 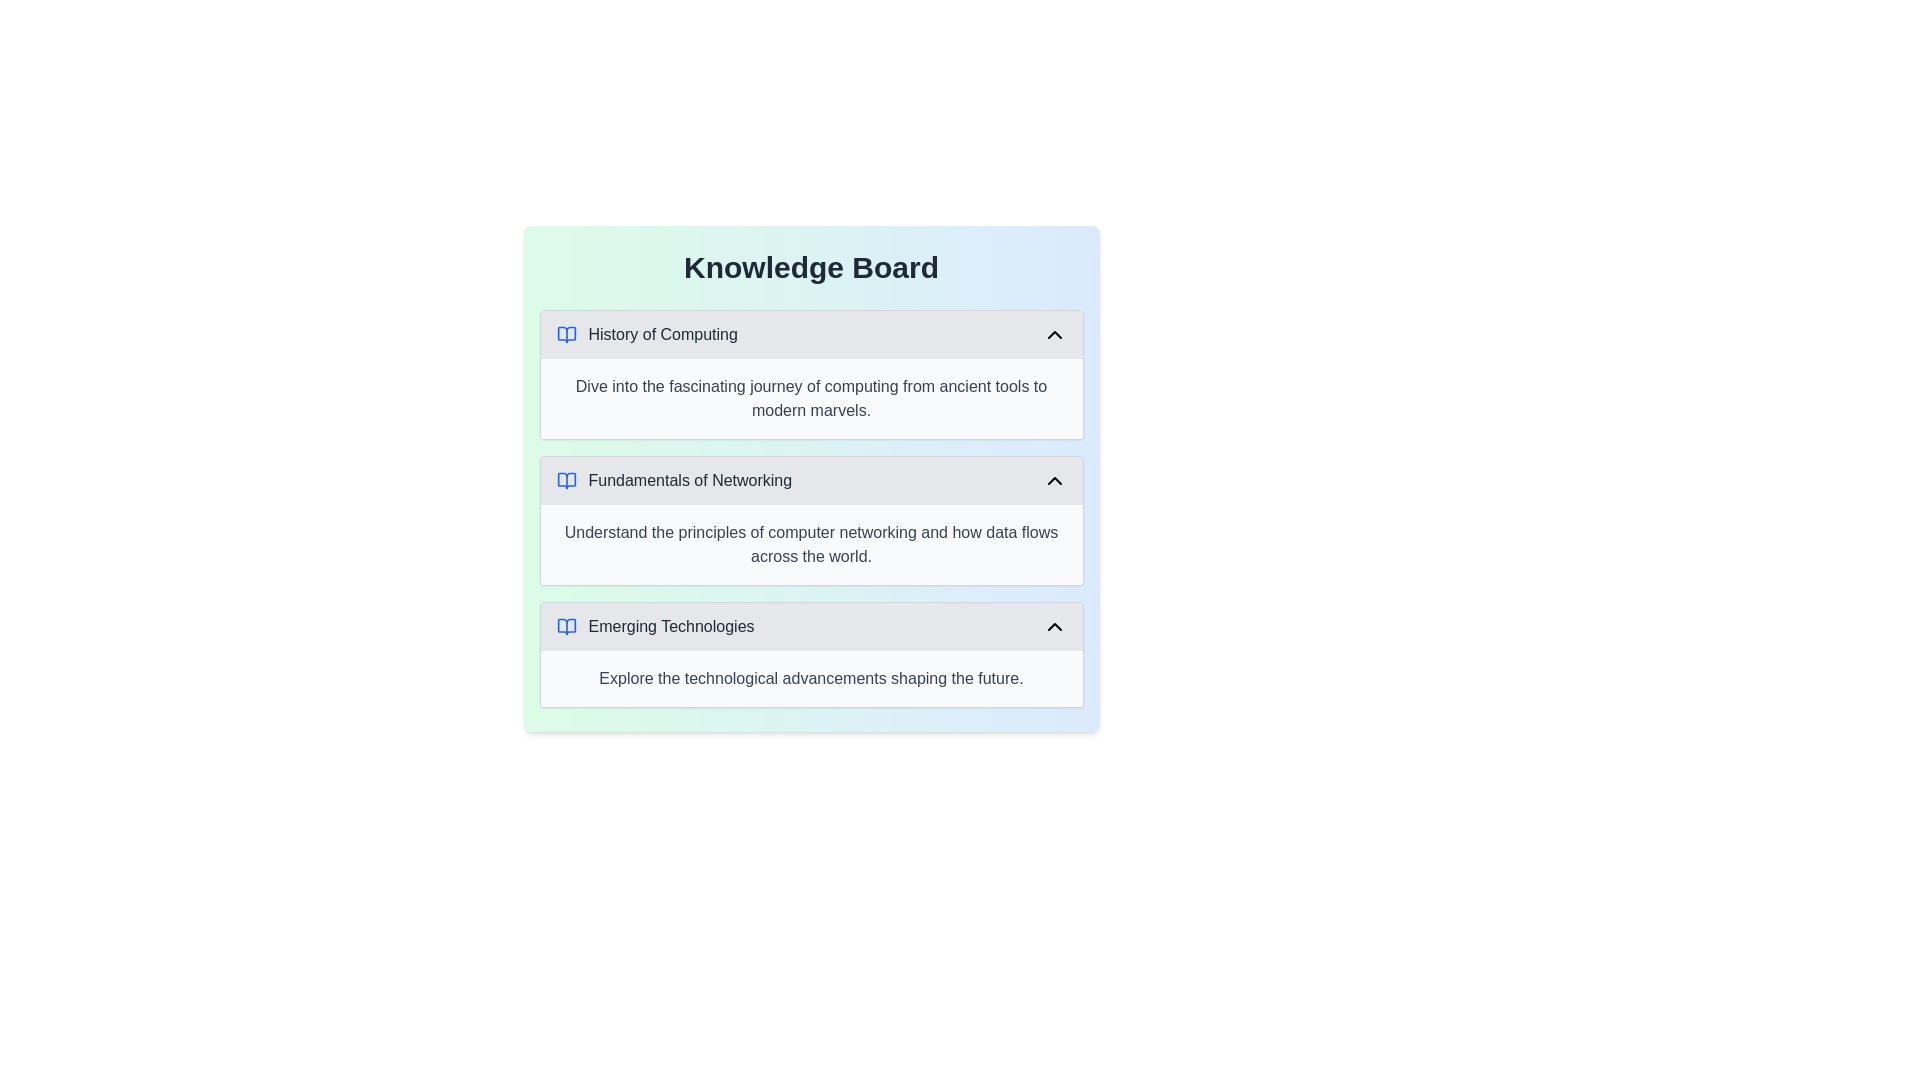 What do you see at coordinates (565, 481) in the screenshot?
I see `the icon indicating knowledge or reading materials, which is positioned second among the icons, to the left of the 'Fundamentals of Networking' section title` at bounding box center [565, 481].